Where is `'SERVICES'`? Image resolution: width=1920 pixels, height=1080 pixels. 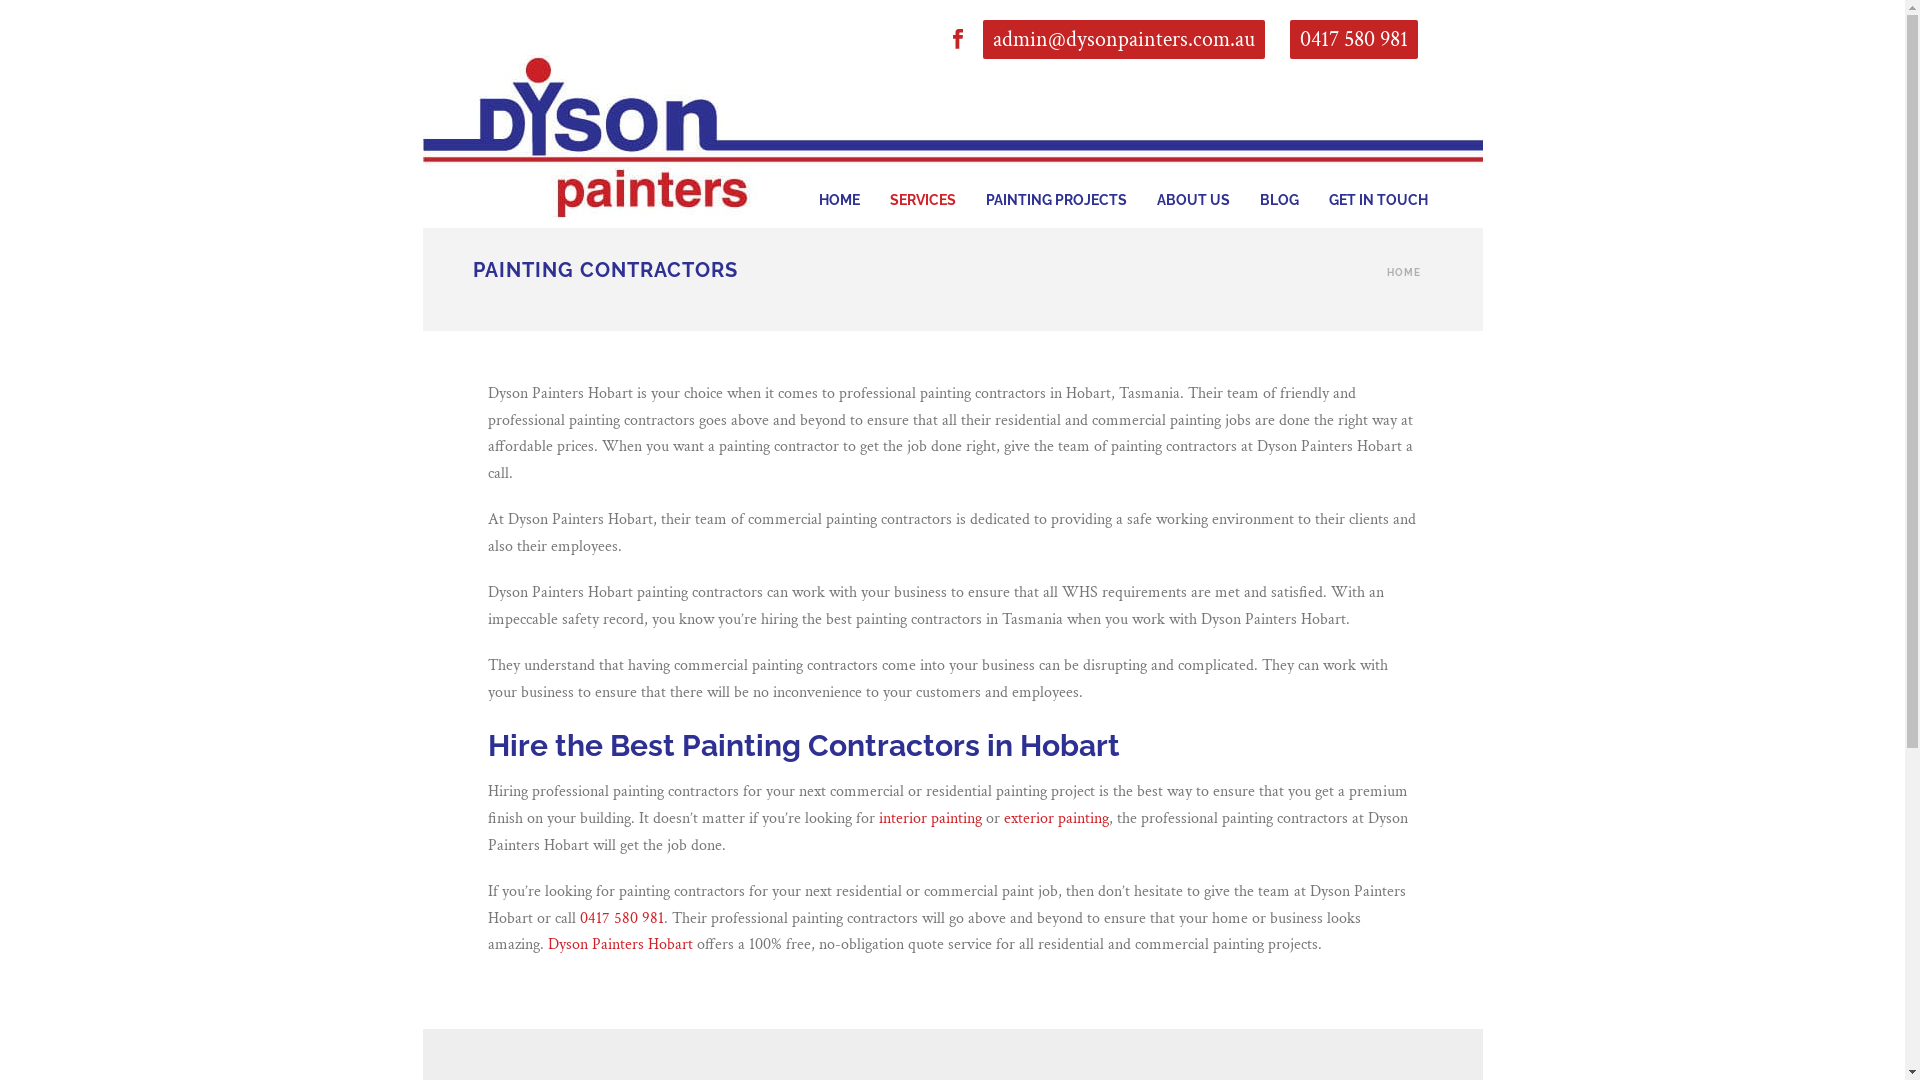 'SERVICES' is located at coordinates (920, 171).